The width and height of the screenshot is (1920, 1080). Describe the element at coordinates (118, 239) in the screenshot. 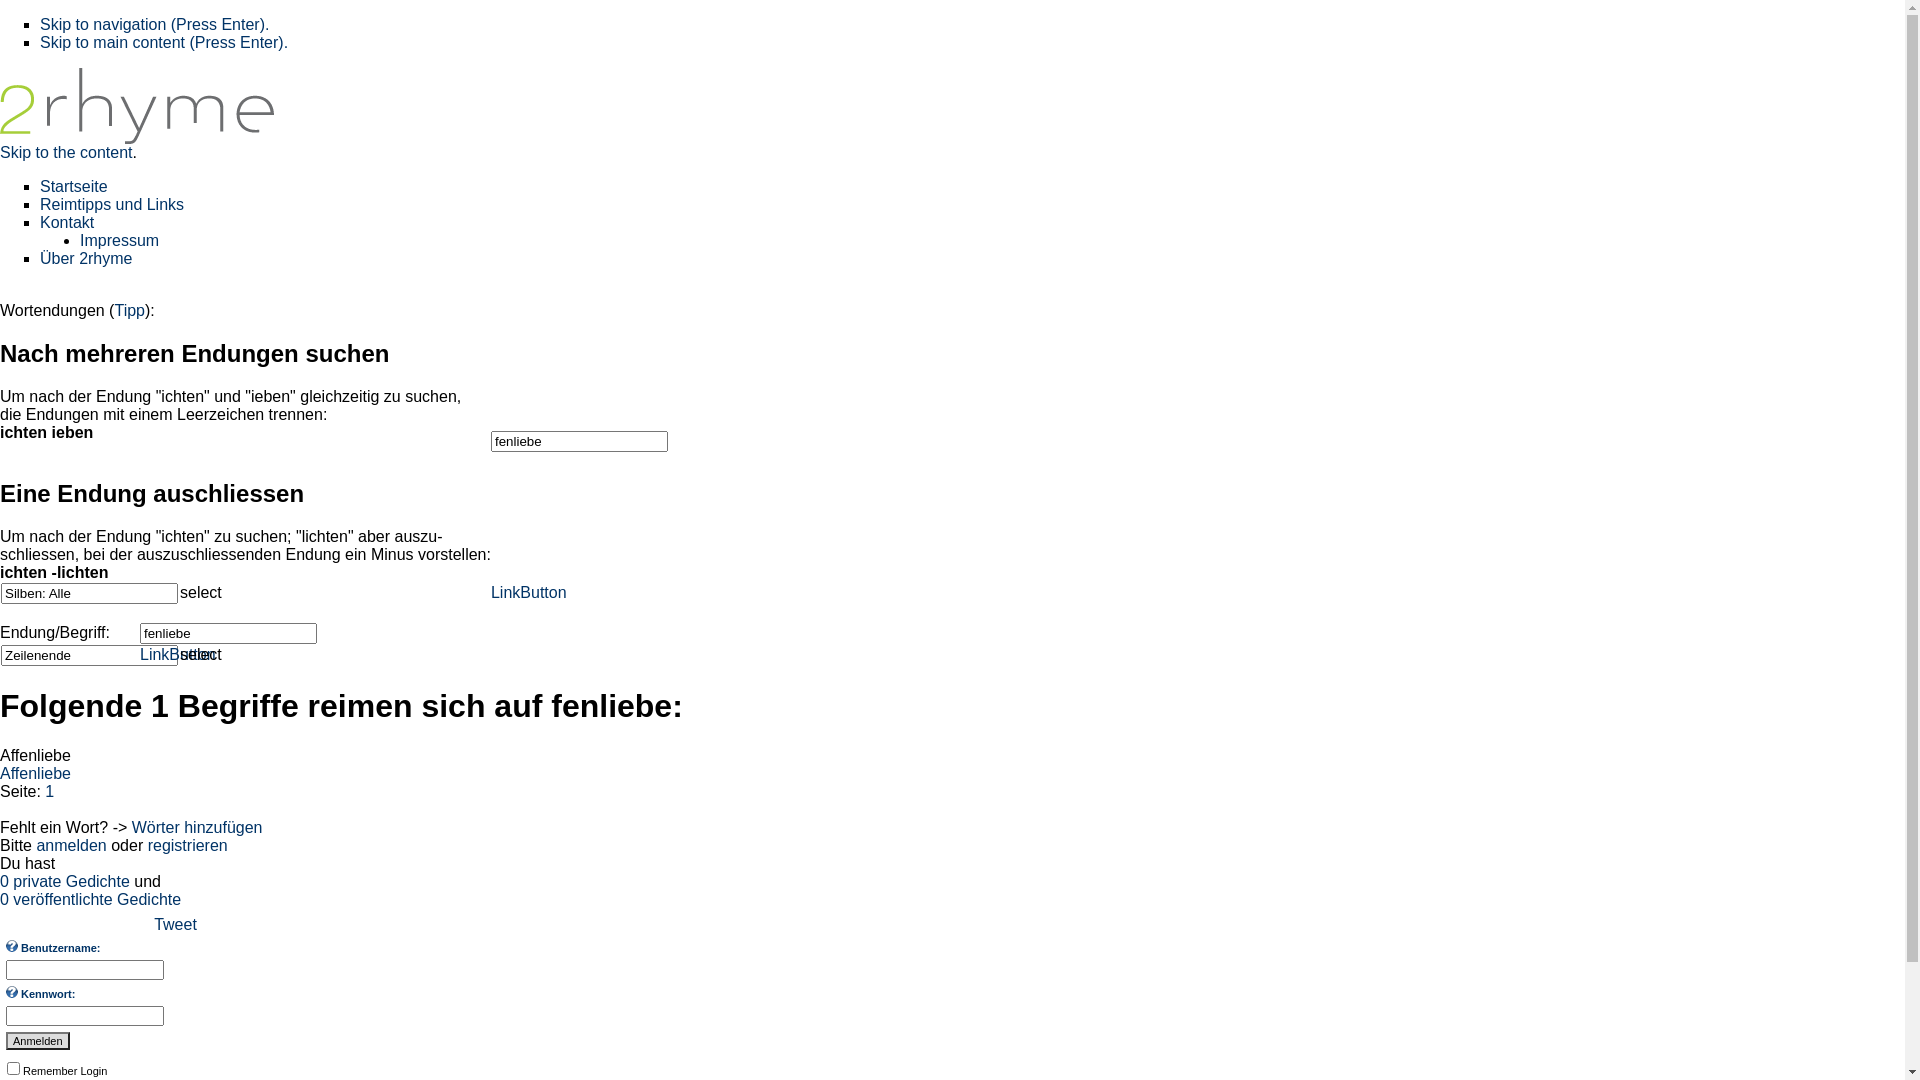

I see `'Impressum'` at that location.